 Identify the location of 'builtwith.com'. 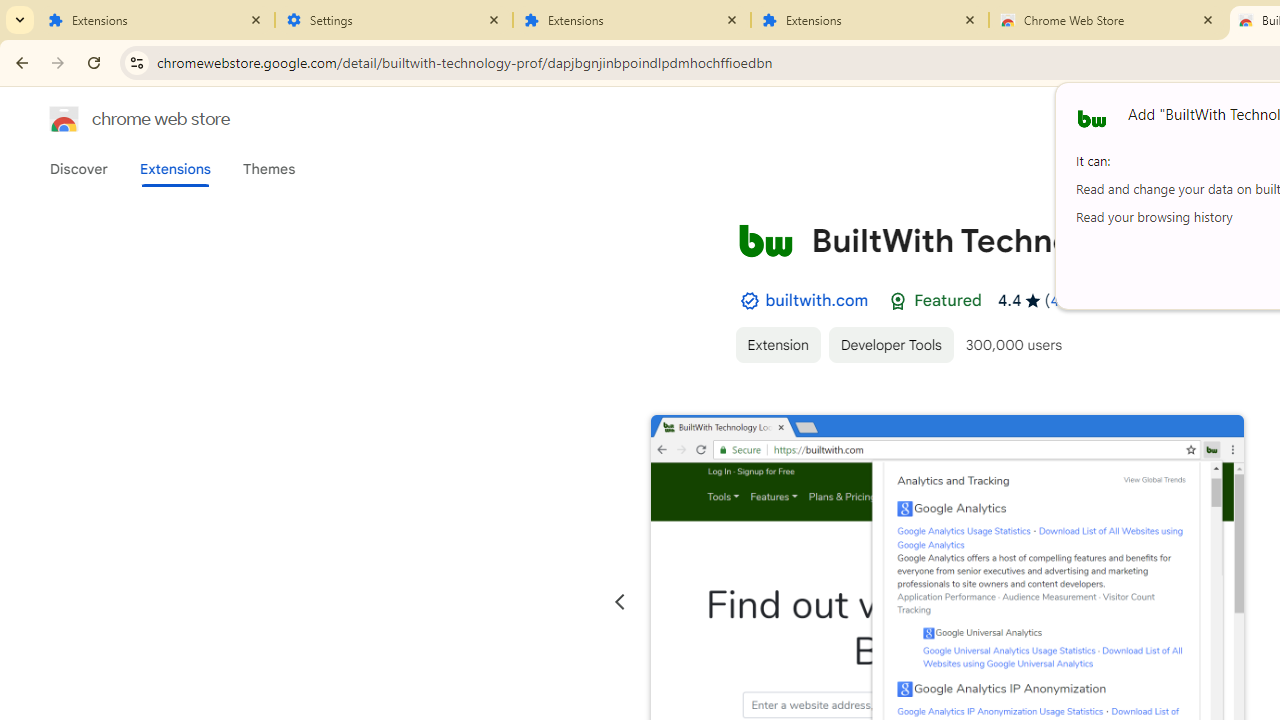
(817, 300).